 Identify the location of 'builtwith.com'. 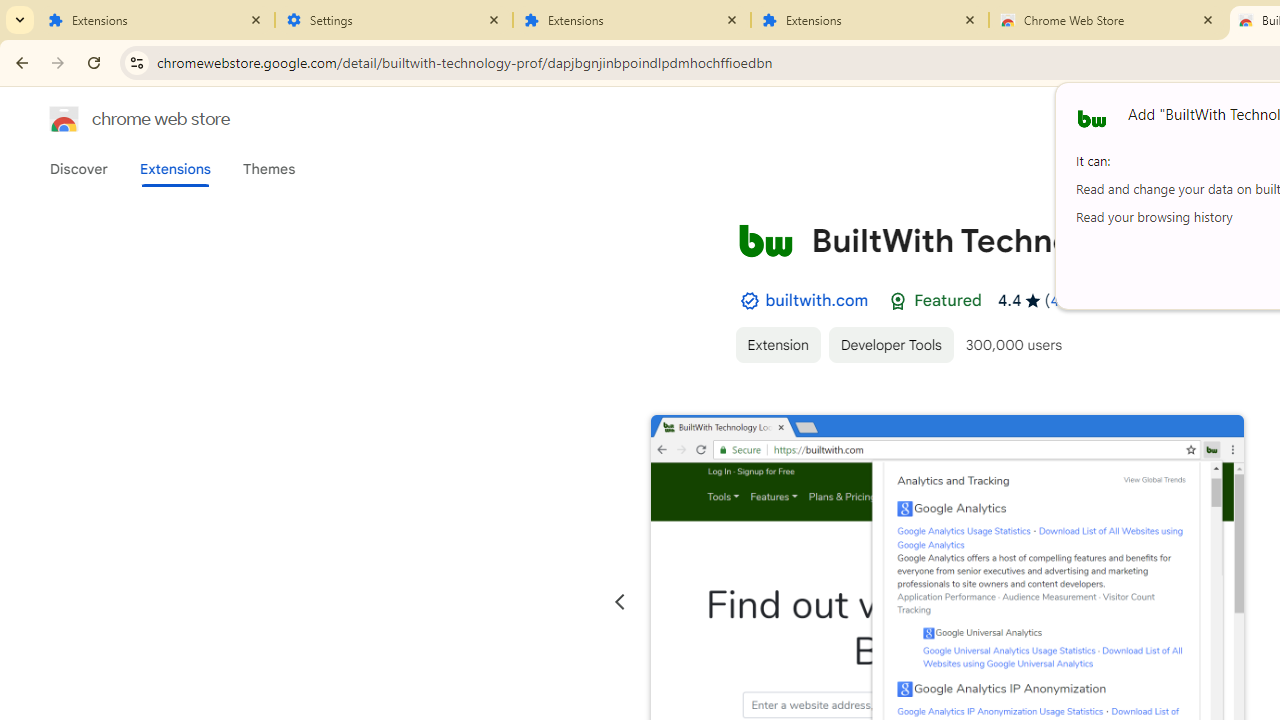
(817, 300).